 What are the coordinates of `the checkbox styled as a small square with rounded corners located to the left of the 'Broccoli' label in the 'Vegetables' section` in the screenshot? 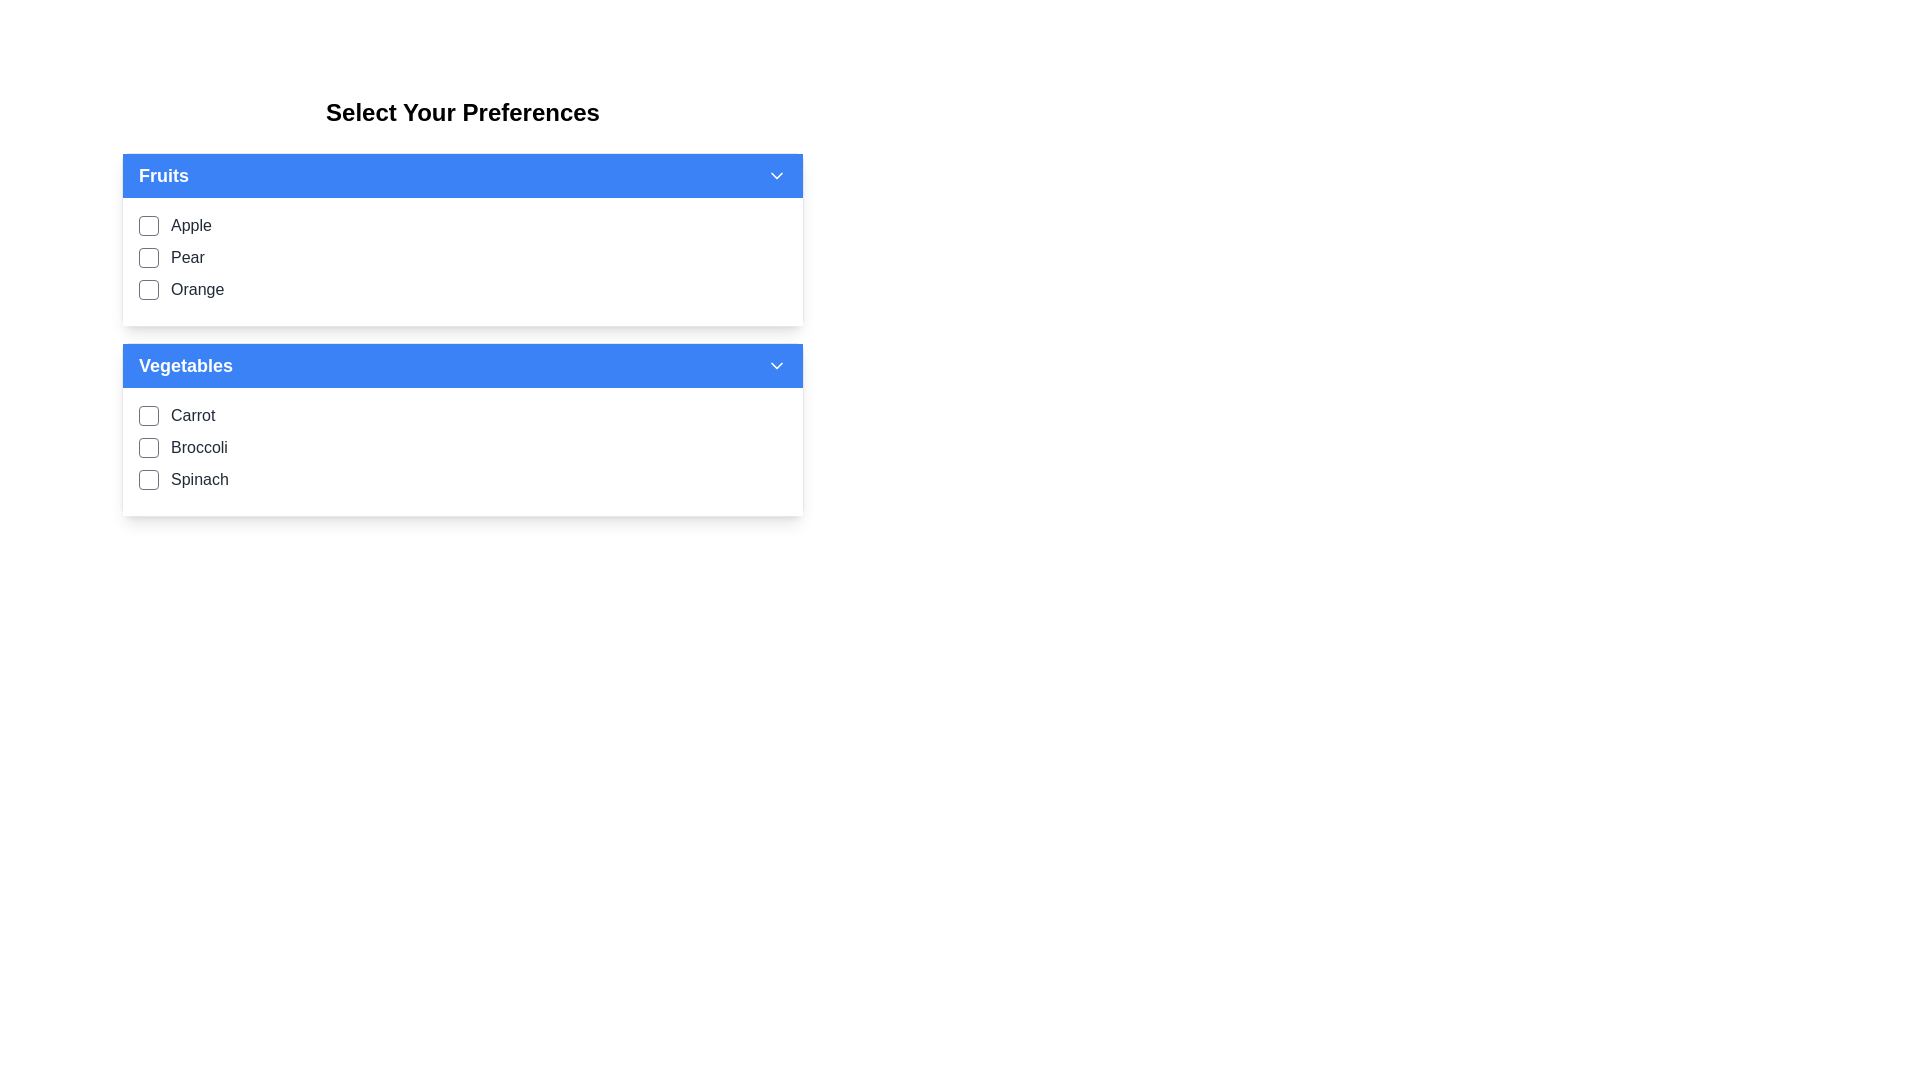 It's located at (147, 446).